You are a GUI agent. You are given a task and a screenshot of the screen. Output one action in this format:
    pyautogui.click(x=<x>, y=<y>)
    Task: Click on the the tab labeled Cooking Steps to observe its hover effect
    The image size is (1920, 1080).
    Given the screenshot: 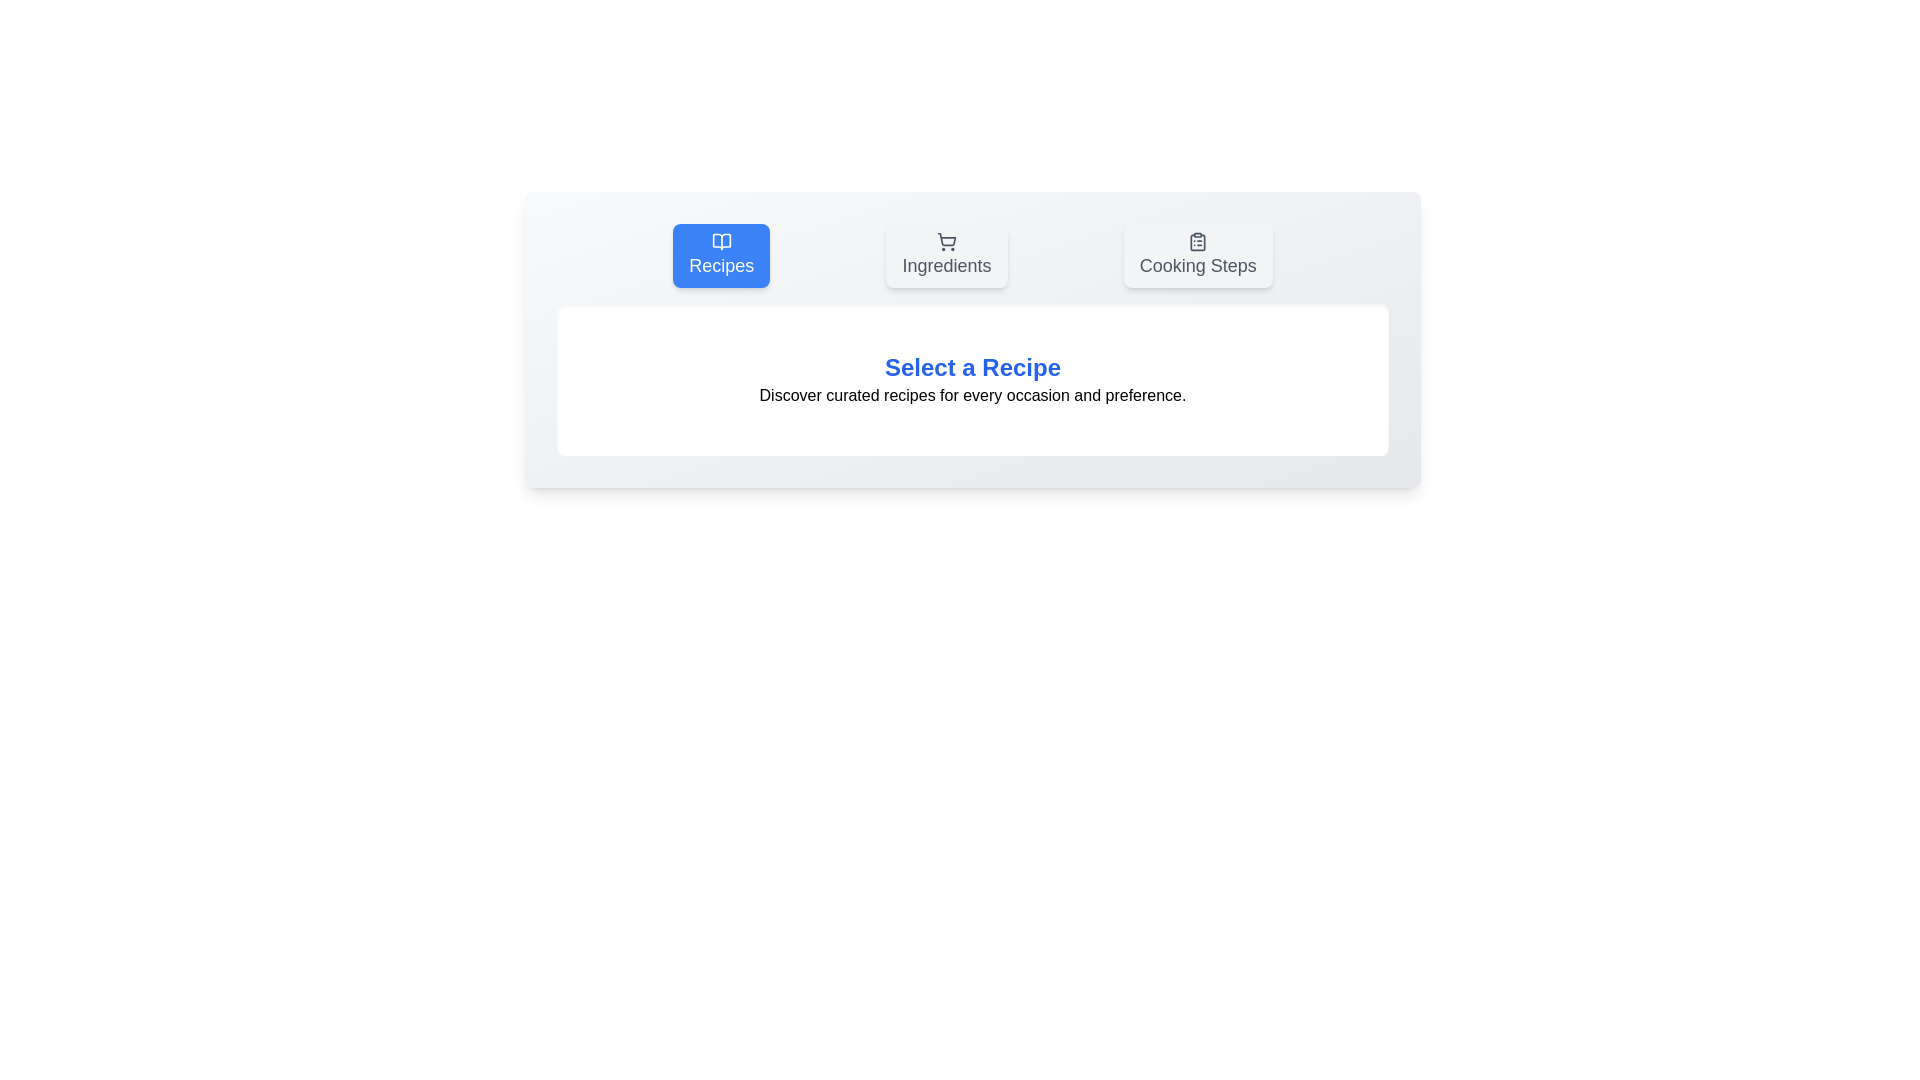 What is the action you would take?
    pyautogui.click(x=1198, y=254)
    